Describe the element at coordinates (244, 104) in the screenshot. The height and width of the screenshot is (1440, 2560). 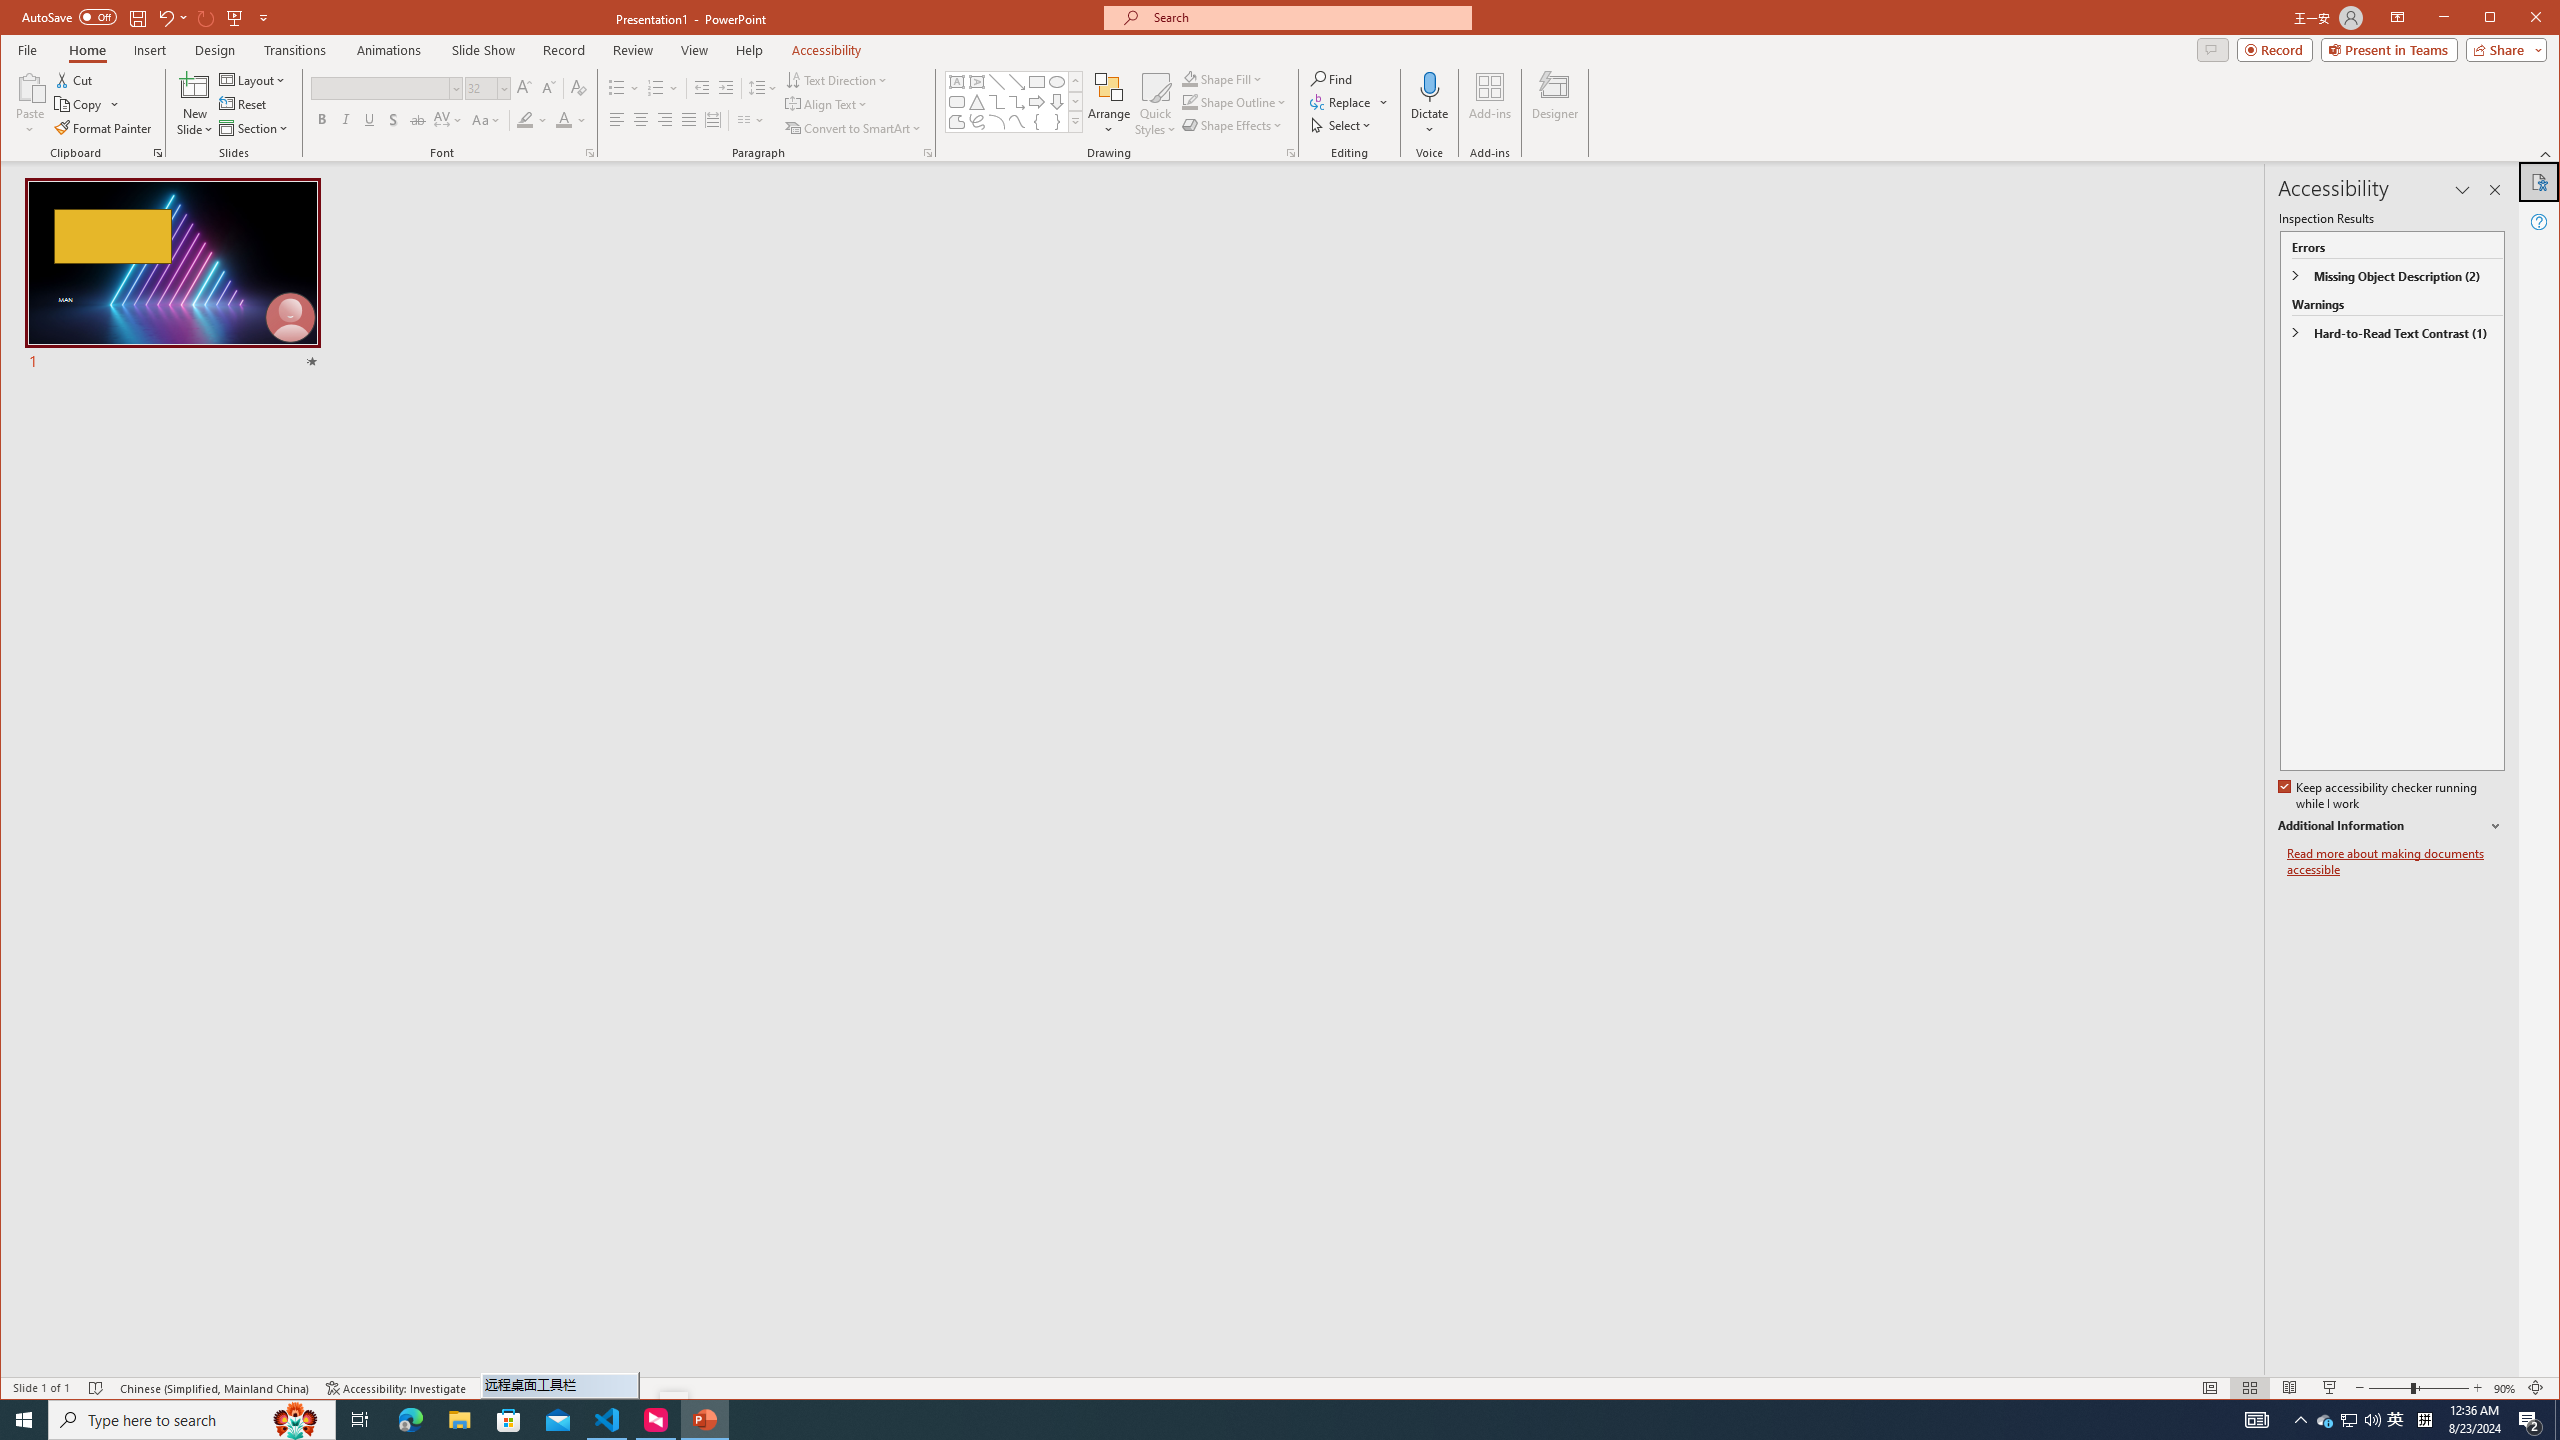
I see `'Reset'` at that location.